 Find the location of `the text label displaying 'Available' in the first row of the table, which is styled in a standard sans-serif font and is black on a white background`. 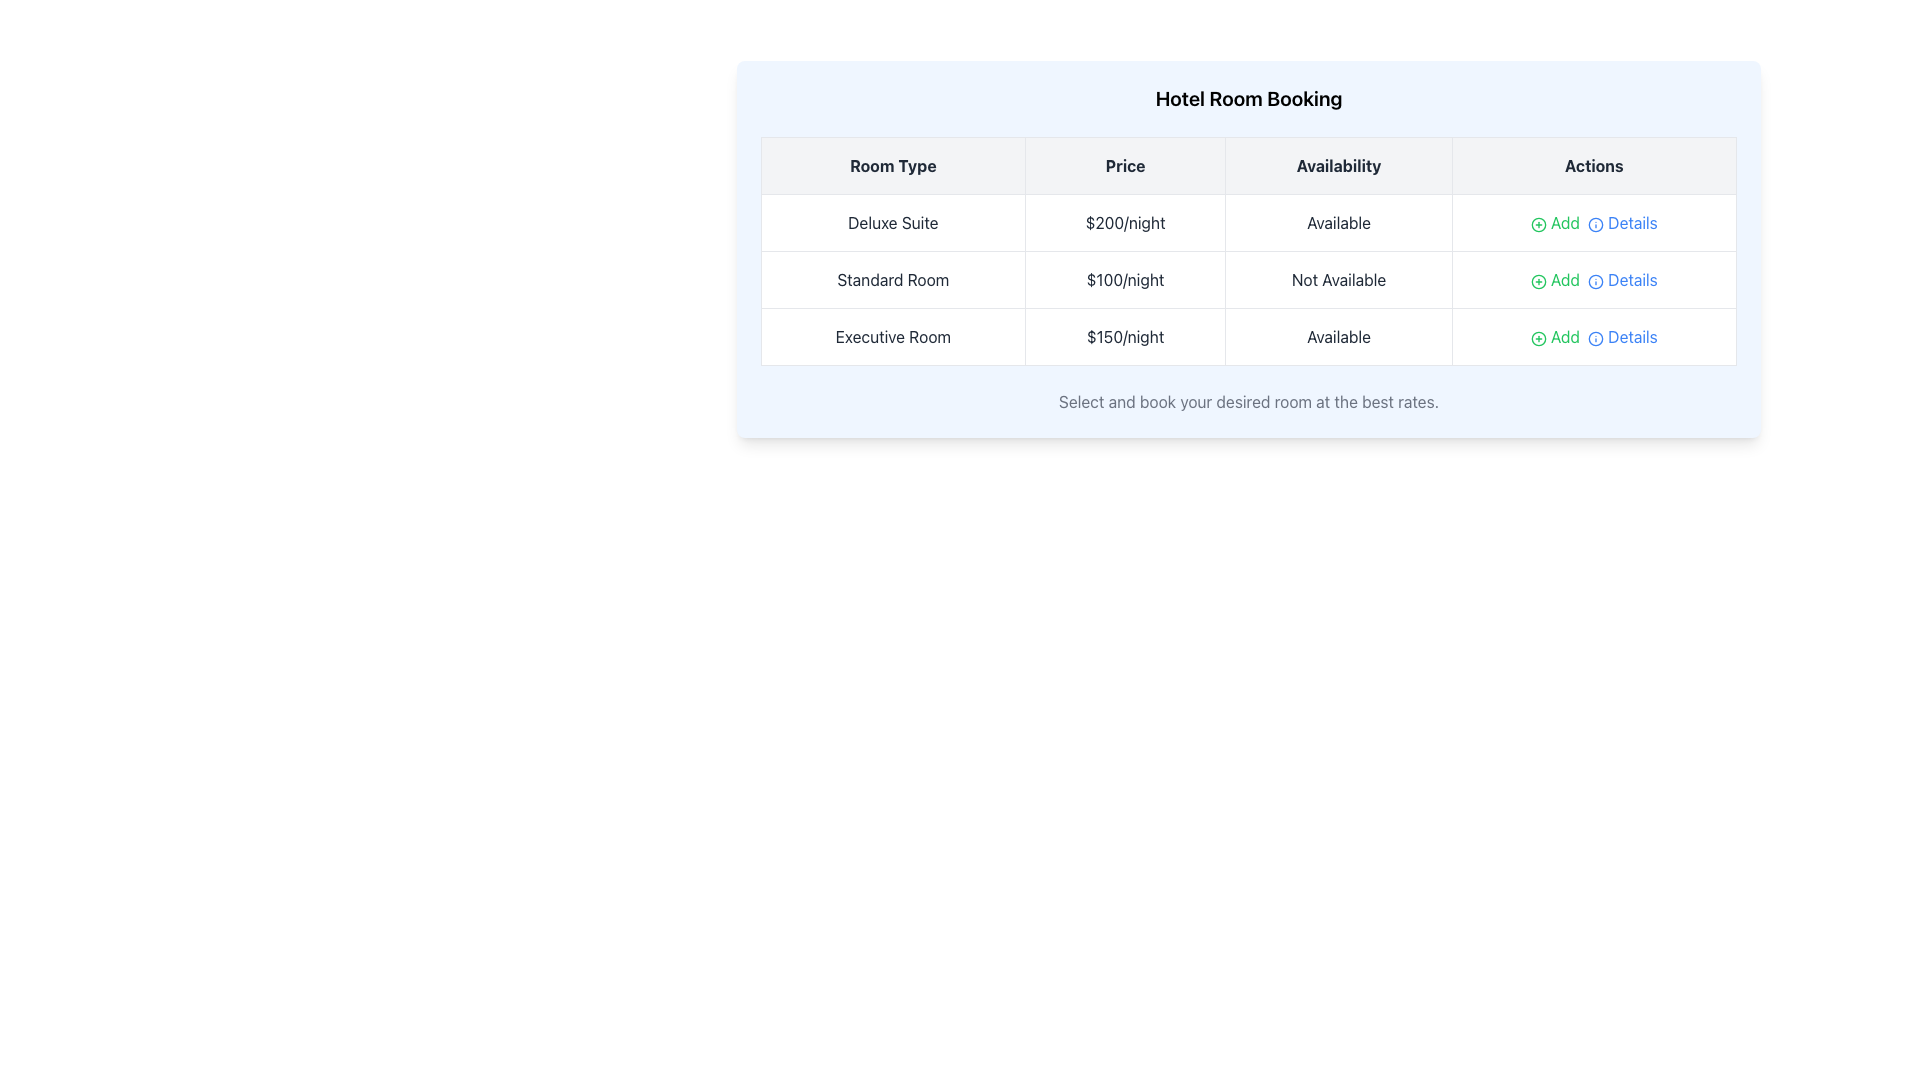

the text label displaying 'Available' in the first row of the table, which is styled in a standard sans-serif font and is black on a white background is located at coordinates (1339, 223).